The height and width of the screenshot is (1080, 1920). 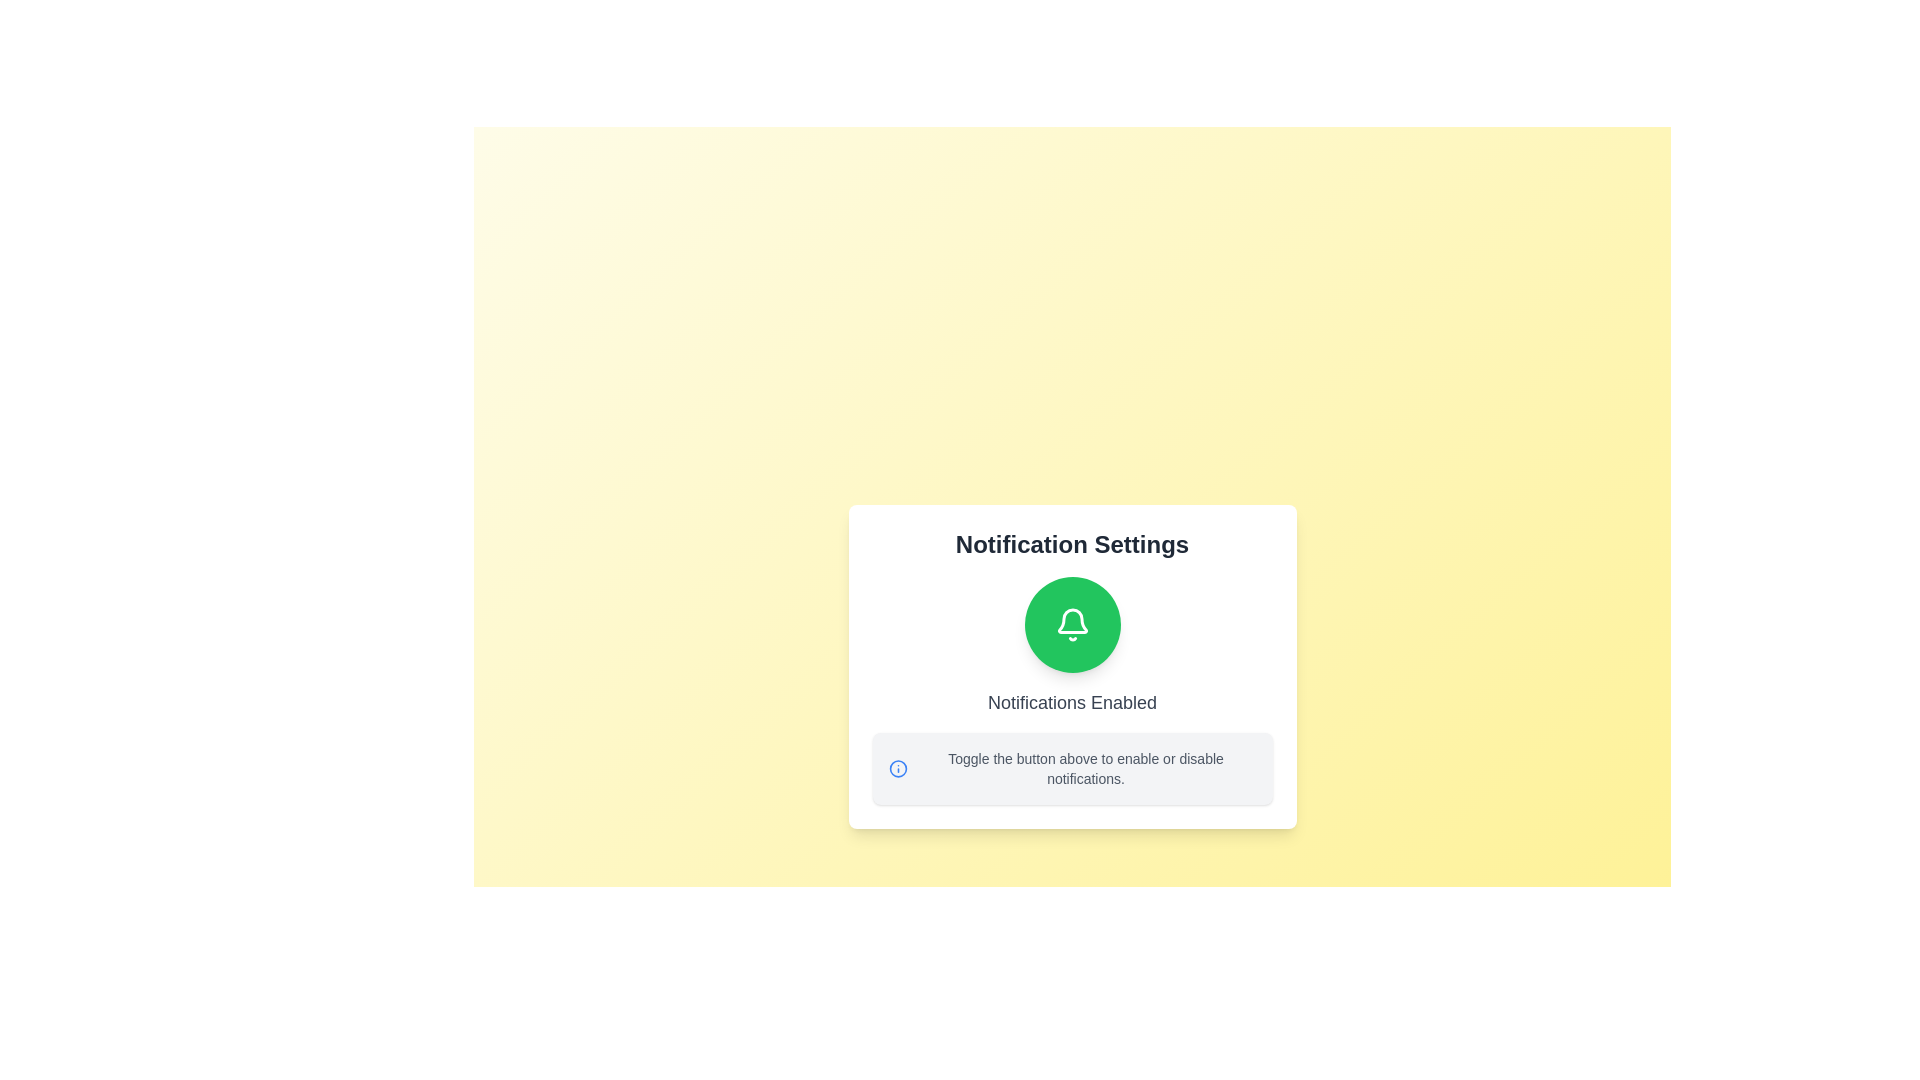 What do you see at coordinates (1071, 623) in the screenshot?
I see `the circular button to toggle the notification state` at bounding box center [1071, 623].